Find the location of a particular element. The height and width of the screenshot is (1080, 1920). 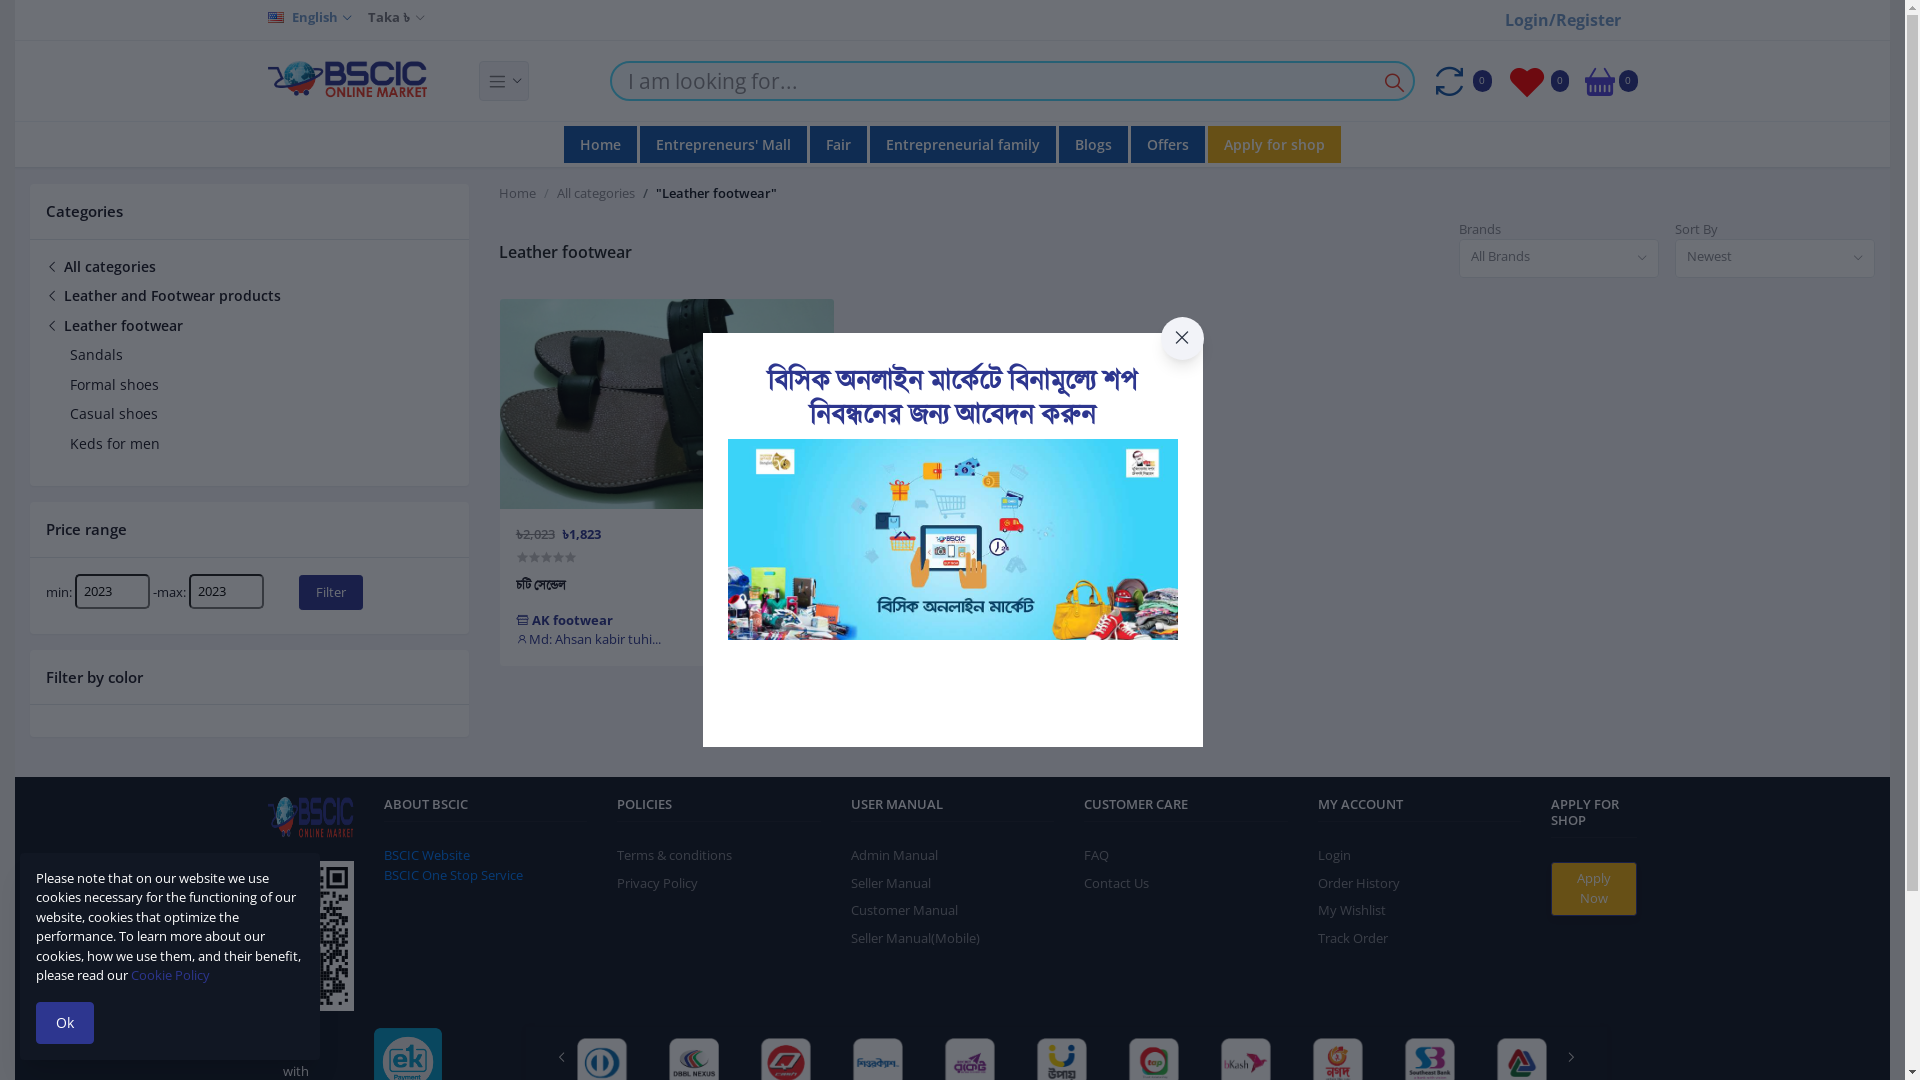

'Contact Us' is located at coordinates (1115, 882).